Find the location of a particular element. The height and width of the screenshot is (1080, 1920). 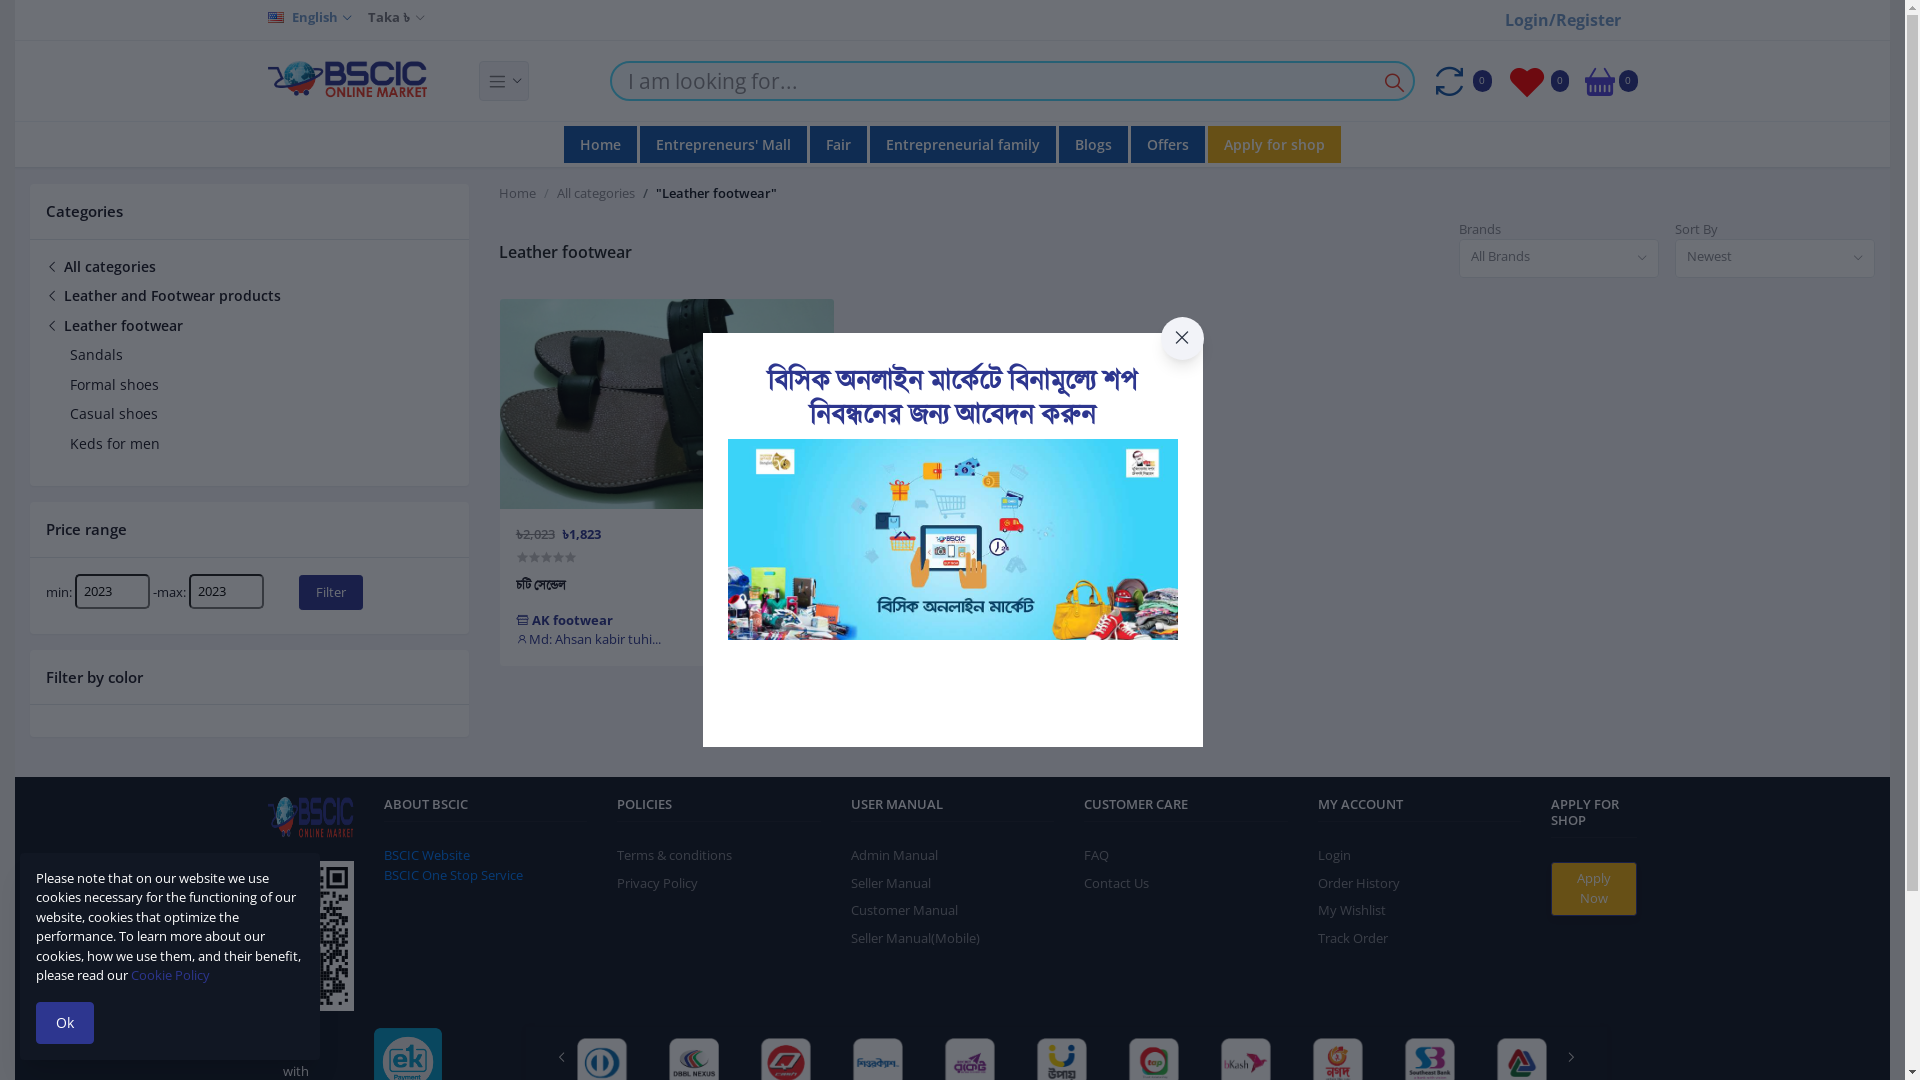

'Contact Us' is located at coordinates (1115, 882).